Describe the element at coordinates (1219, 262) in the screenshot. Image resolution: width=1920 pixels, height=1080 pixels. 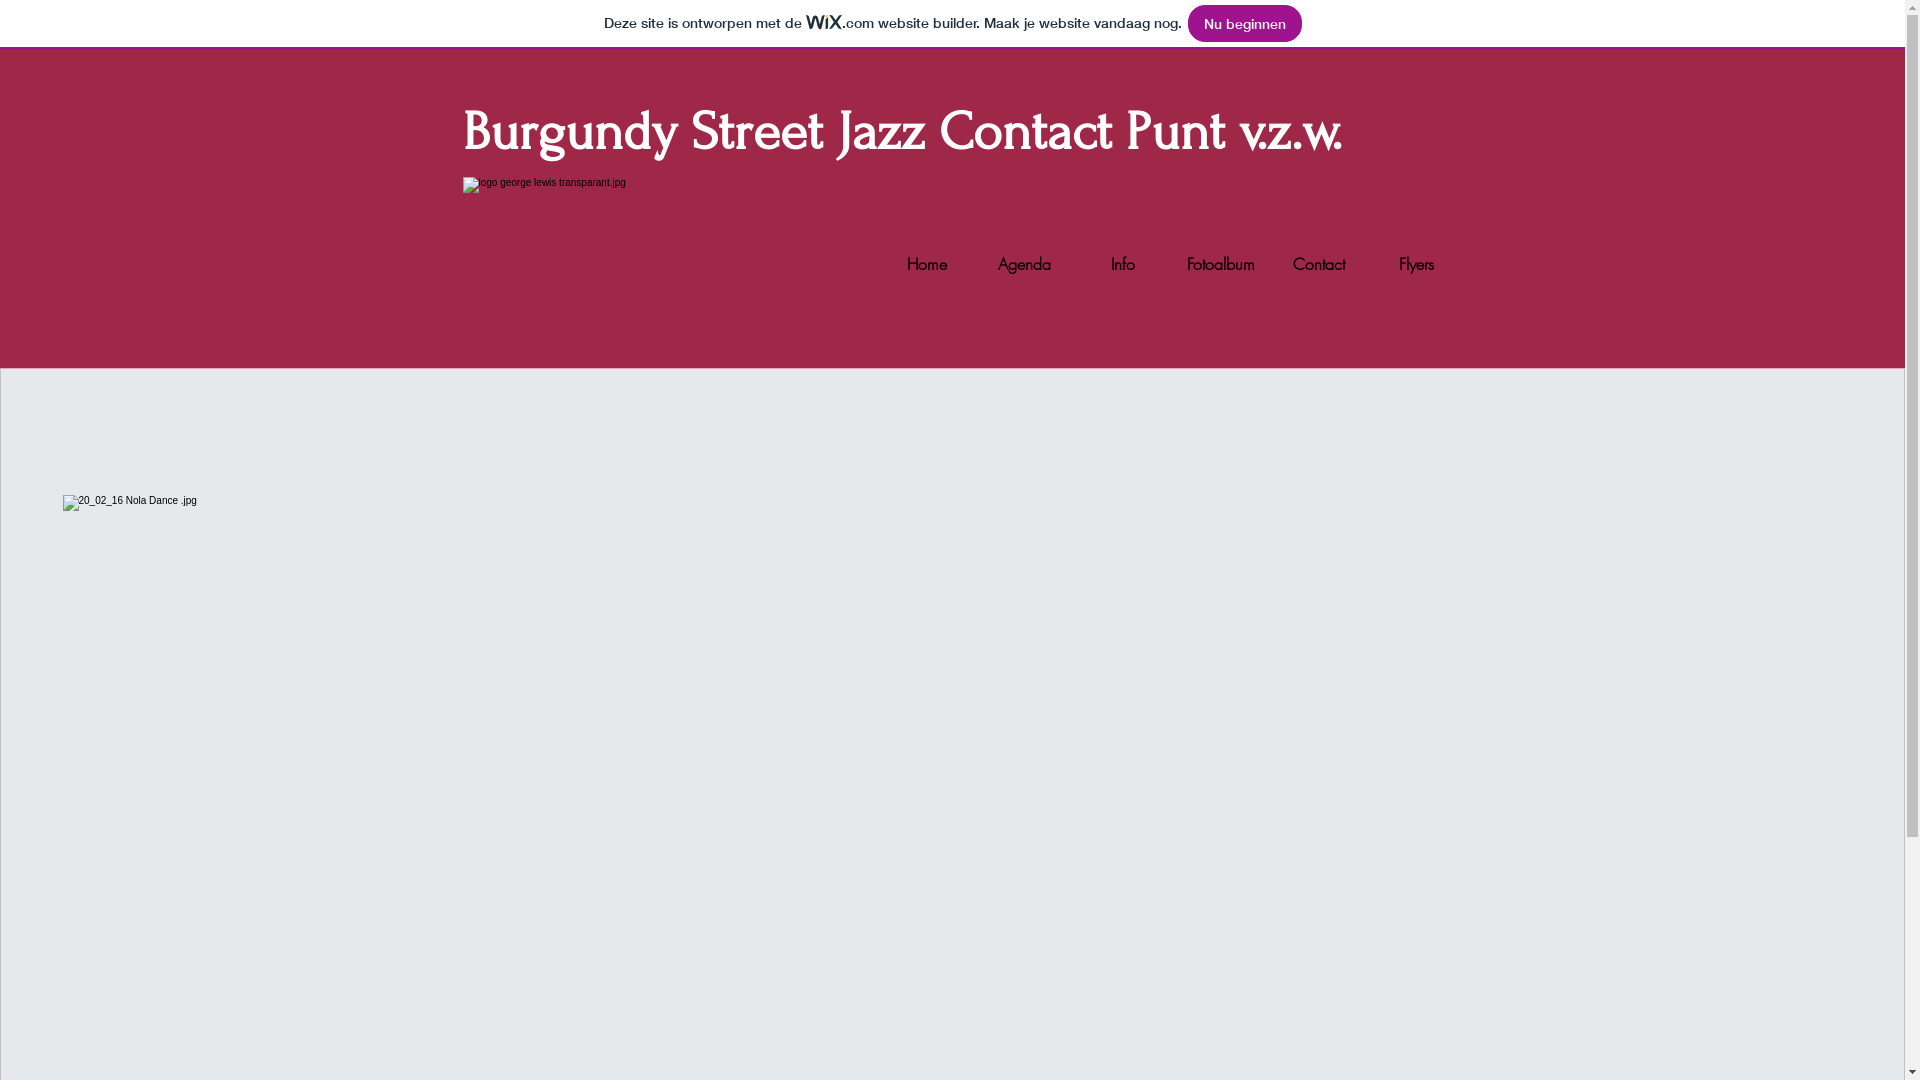
I see `'Fotoalbum'` at that location.